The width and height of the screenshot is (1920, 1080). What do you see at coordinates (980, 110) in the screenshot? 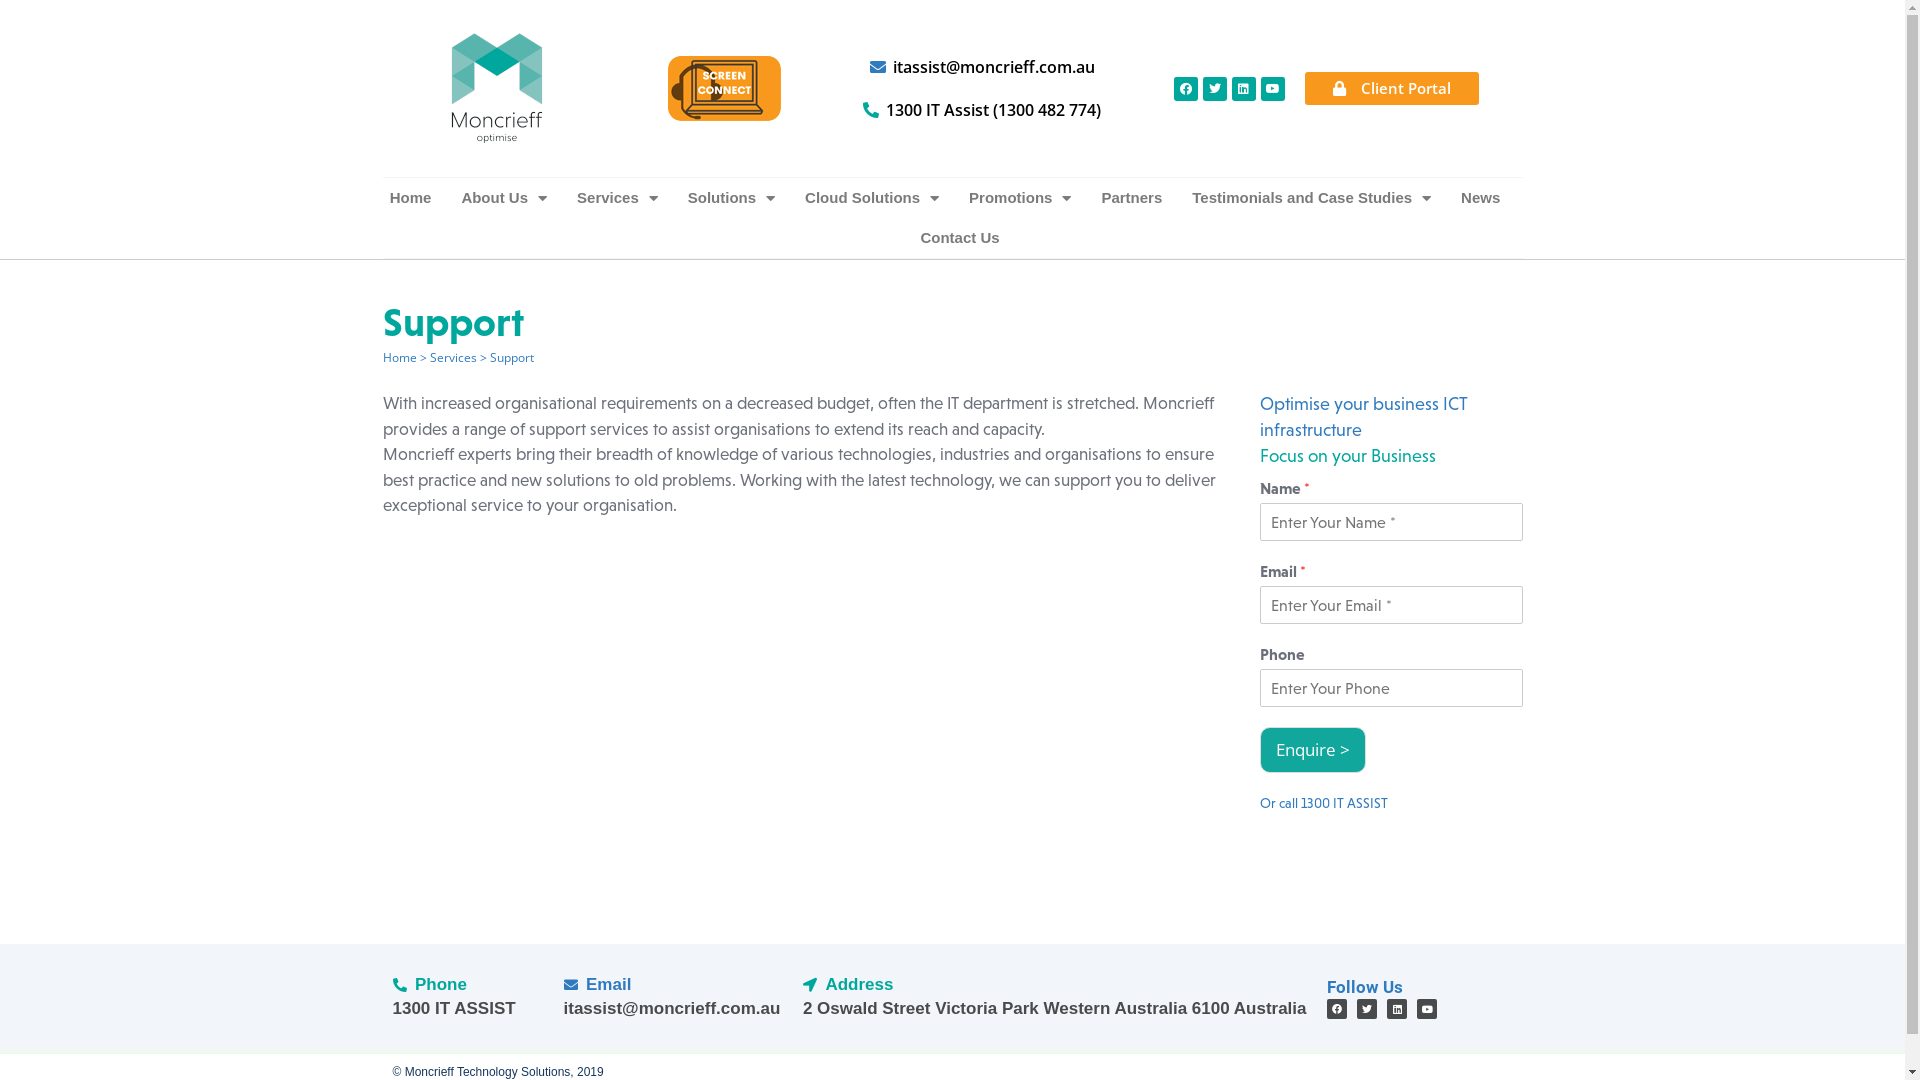
I see `'1300 IT Assist (1300 482 774)'` at bounding box center [980, 110].